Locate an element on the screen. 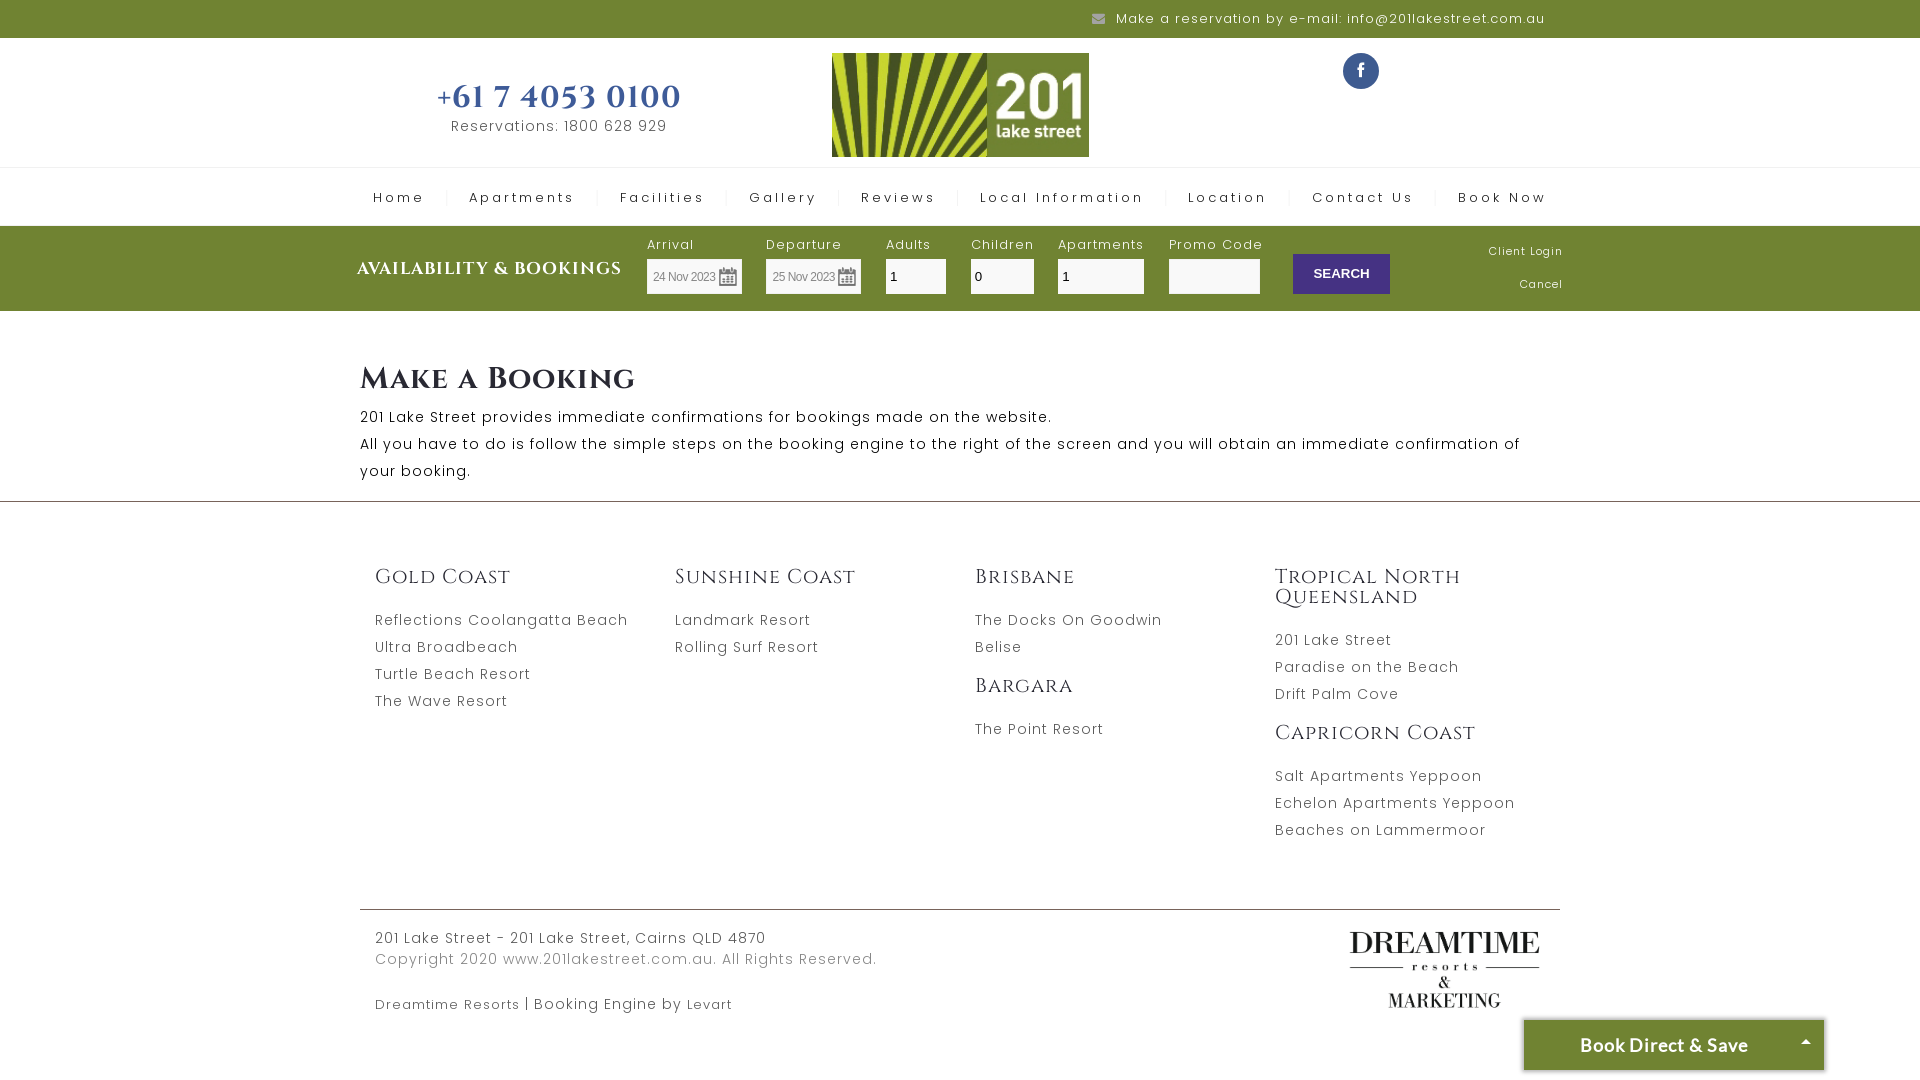 The width and height of the screenshot is (1920, 1080). 'Contact Us' is located at coordinates (1362, 197).